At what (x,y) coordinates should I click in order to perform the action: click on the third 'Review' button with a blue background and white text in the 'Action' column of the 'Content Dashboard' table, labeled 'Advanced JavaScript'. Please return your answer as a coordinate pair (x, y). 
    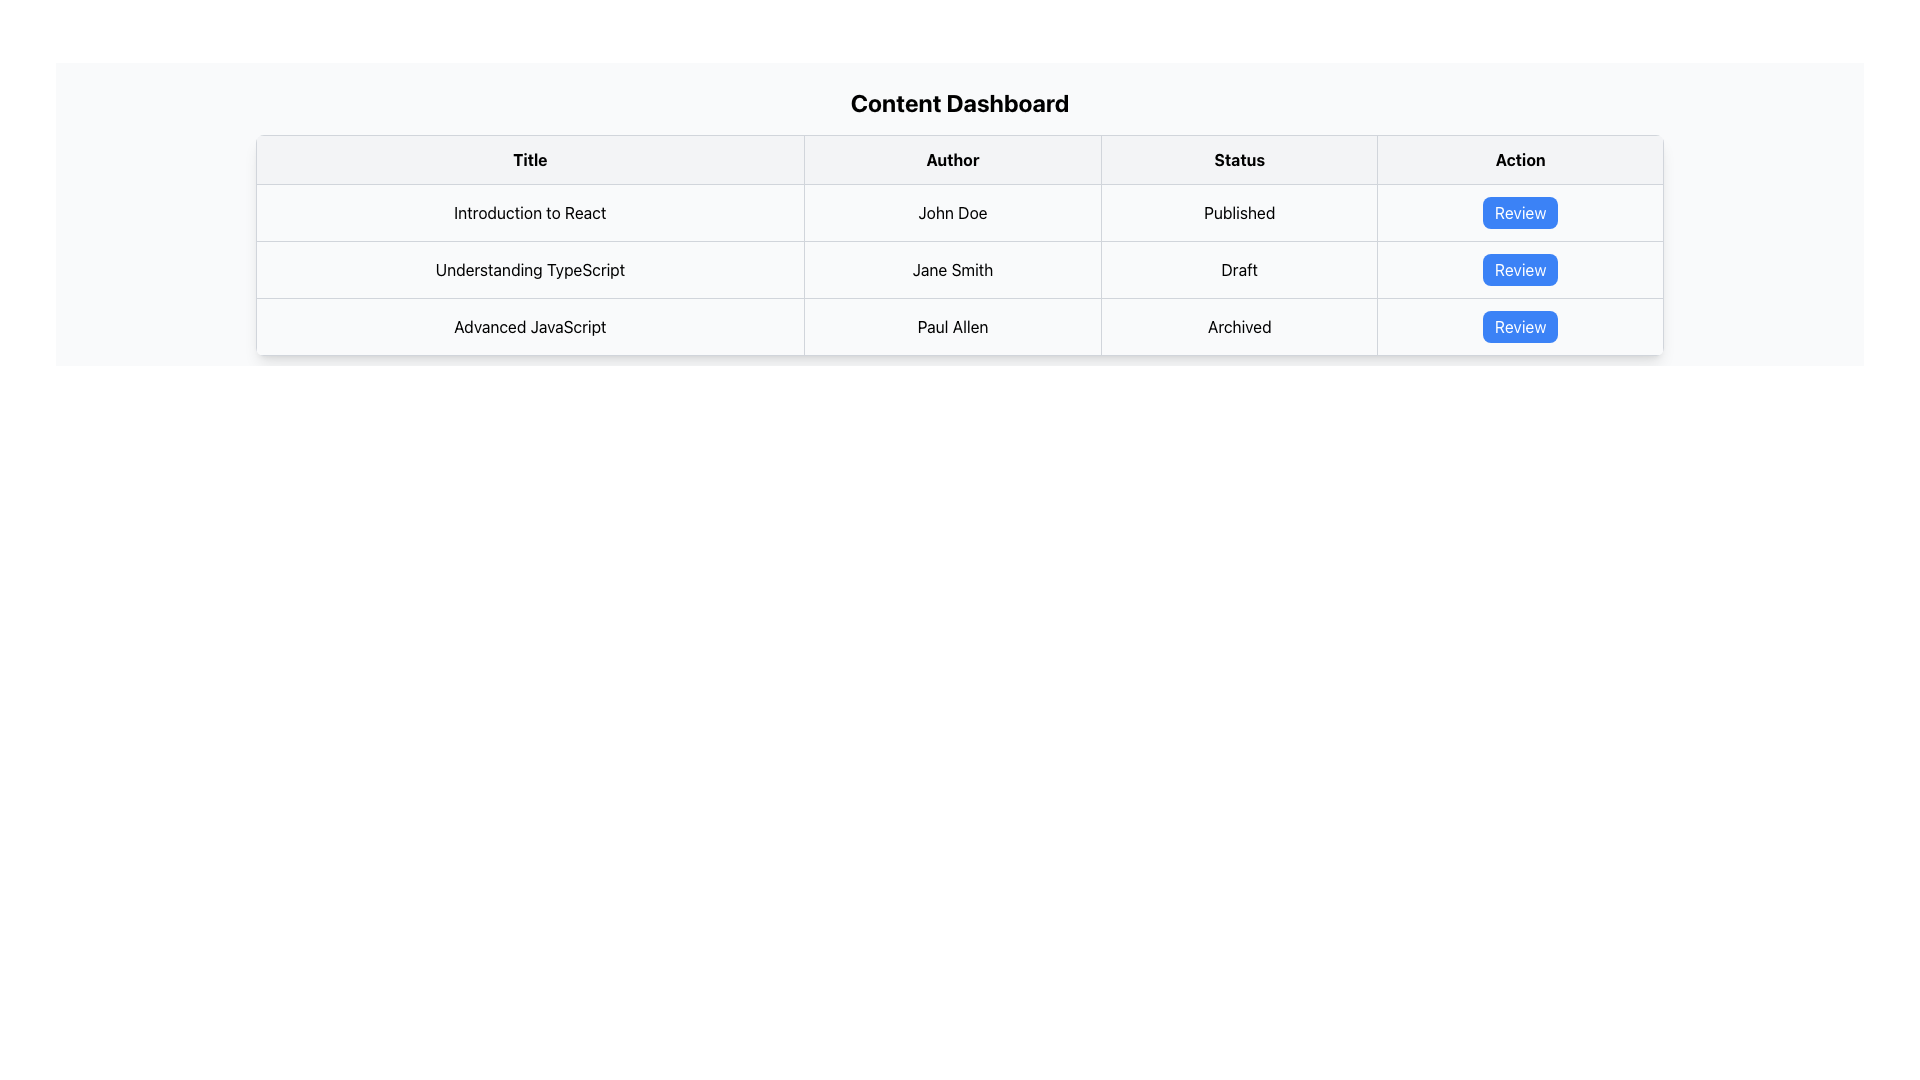
    Looking at the image, I should click on (1520, 326).